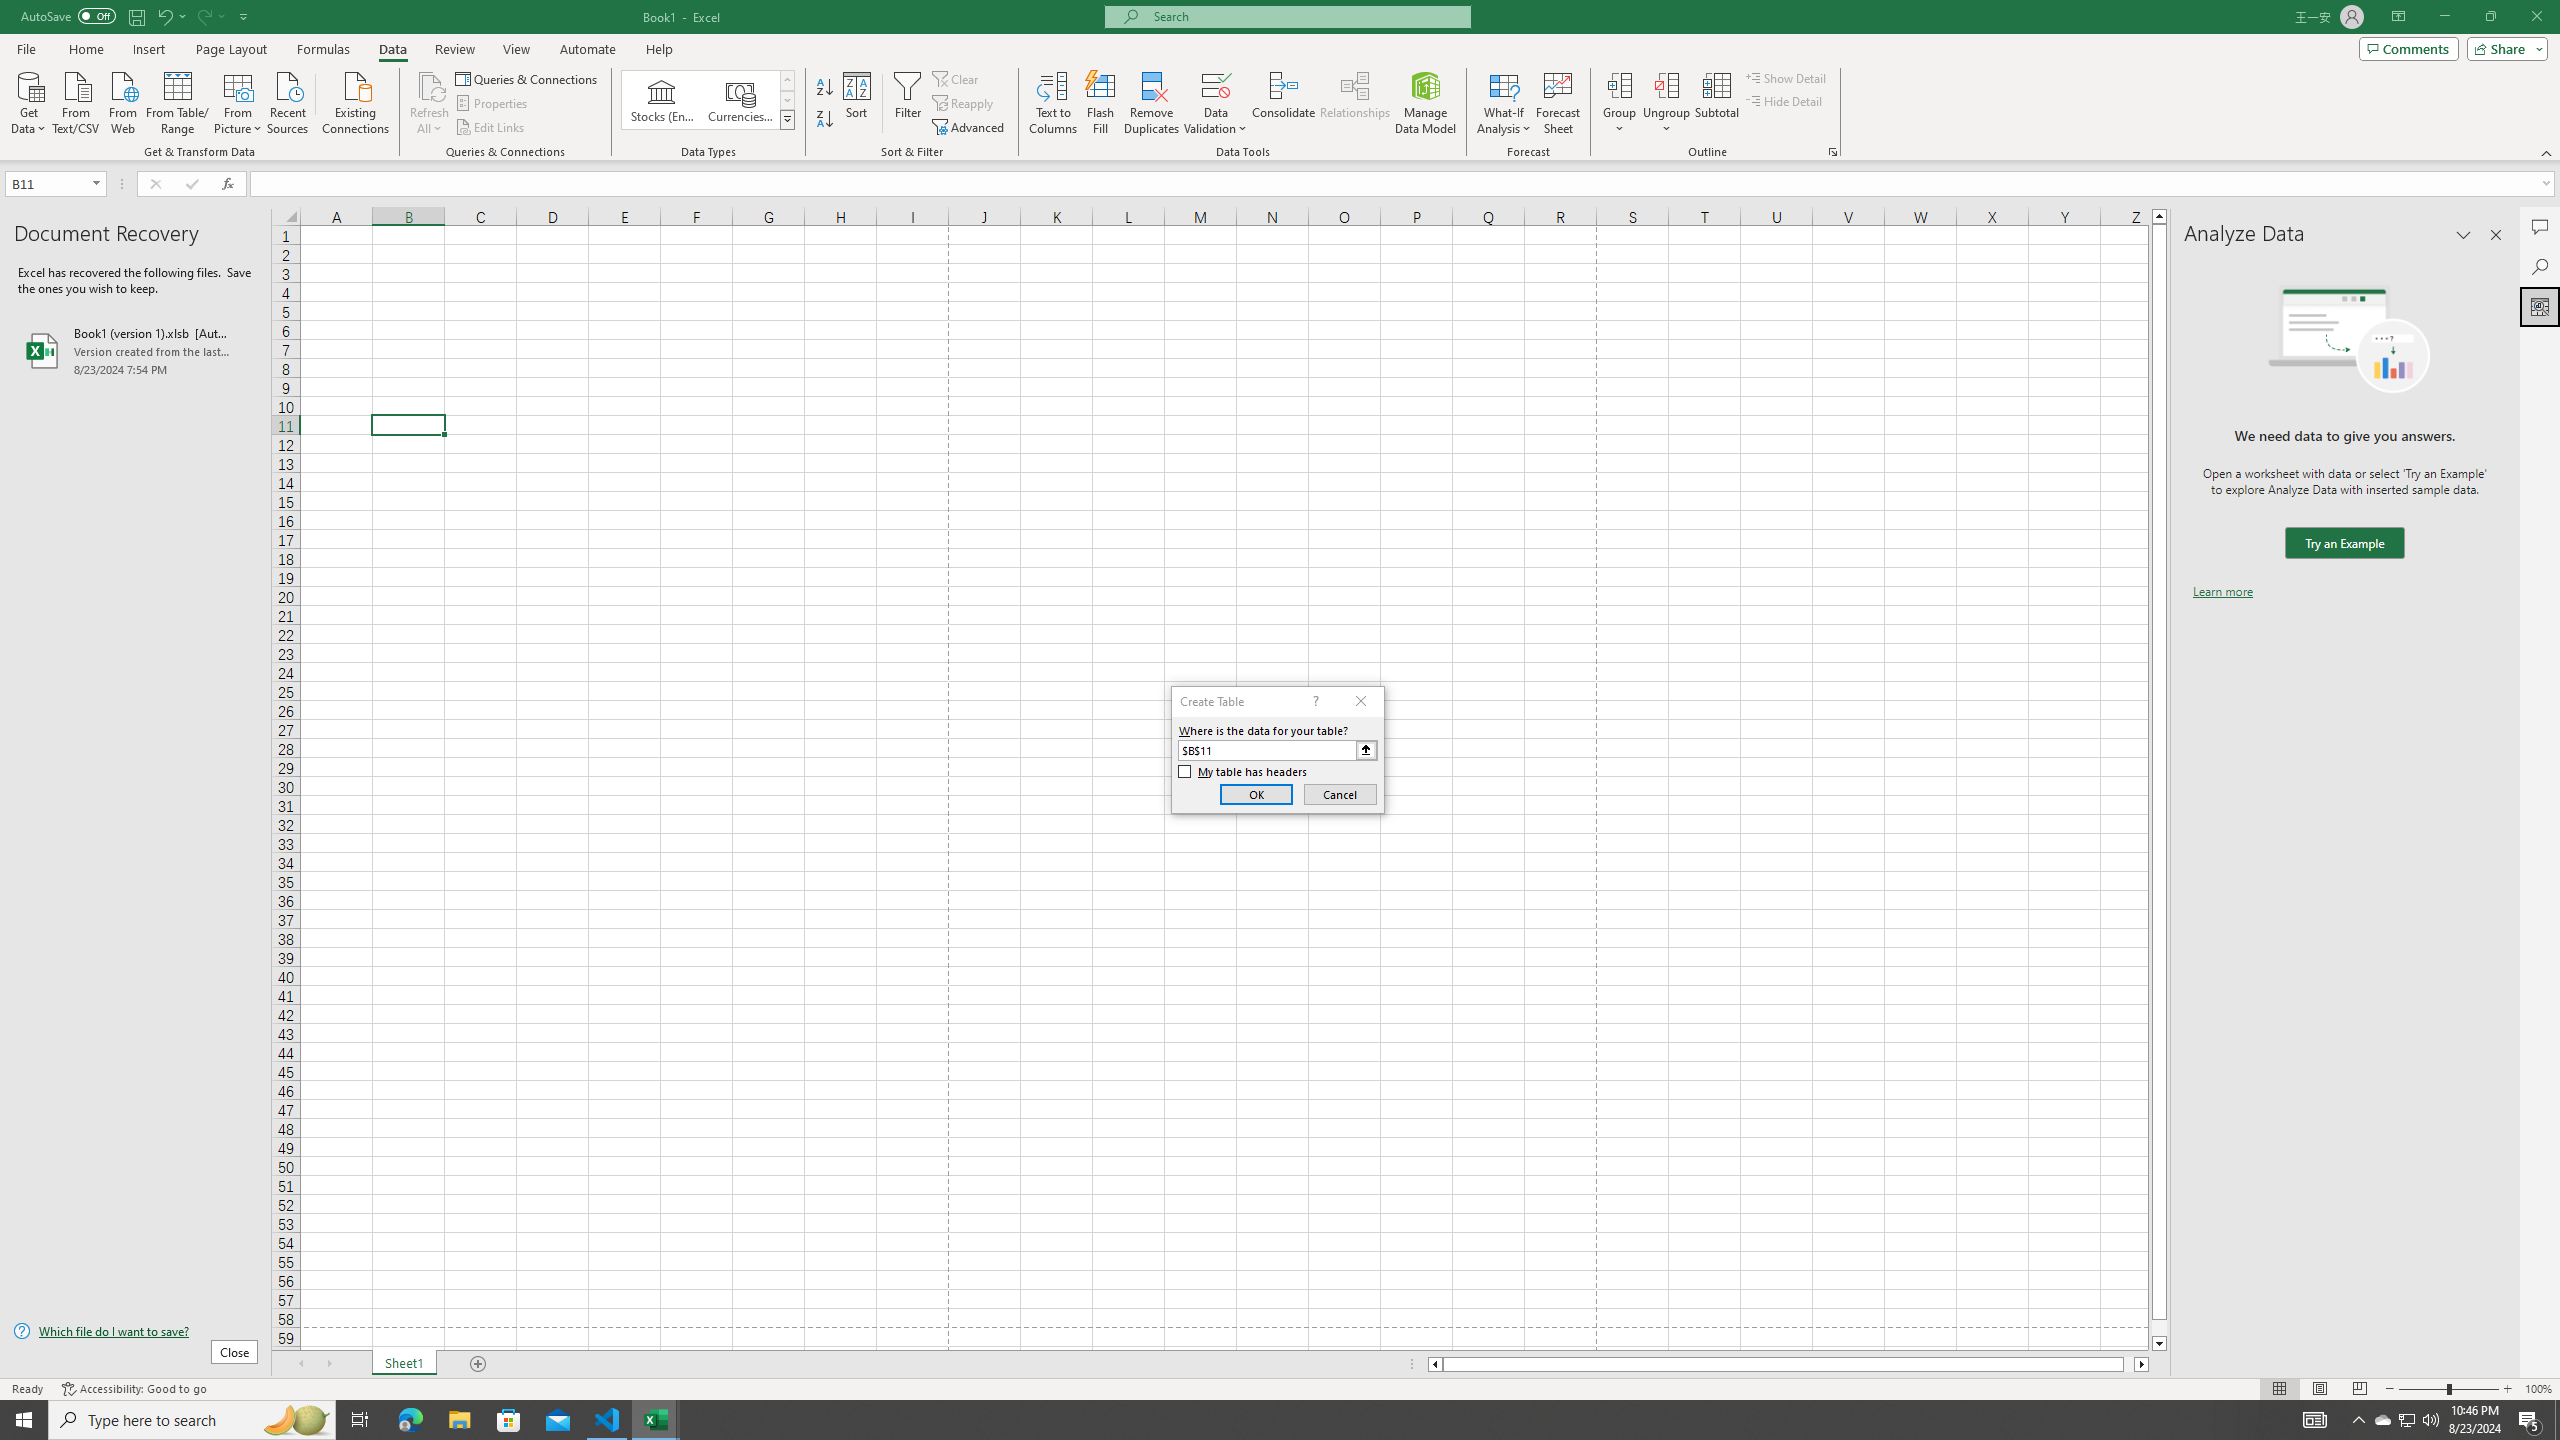 This screenshot has width=2560, height=1440. I want to click on 'Manage Data Model', so click(1424, 103).